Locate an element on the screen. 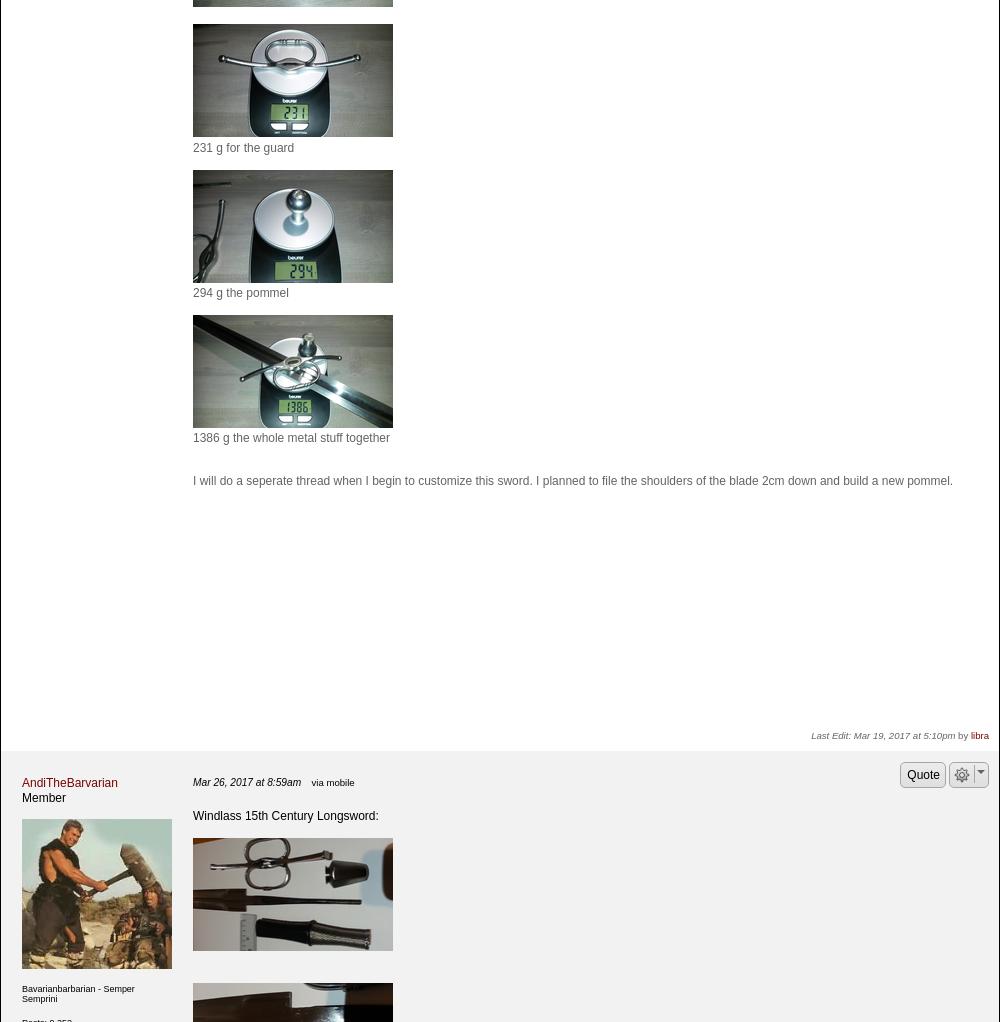  'Bavarianbarbarian - Semper Semprini' is located at coordinates (77, 992).